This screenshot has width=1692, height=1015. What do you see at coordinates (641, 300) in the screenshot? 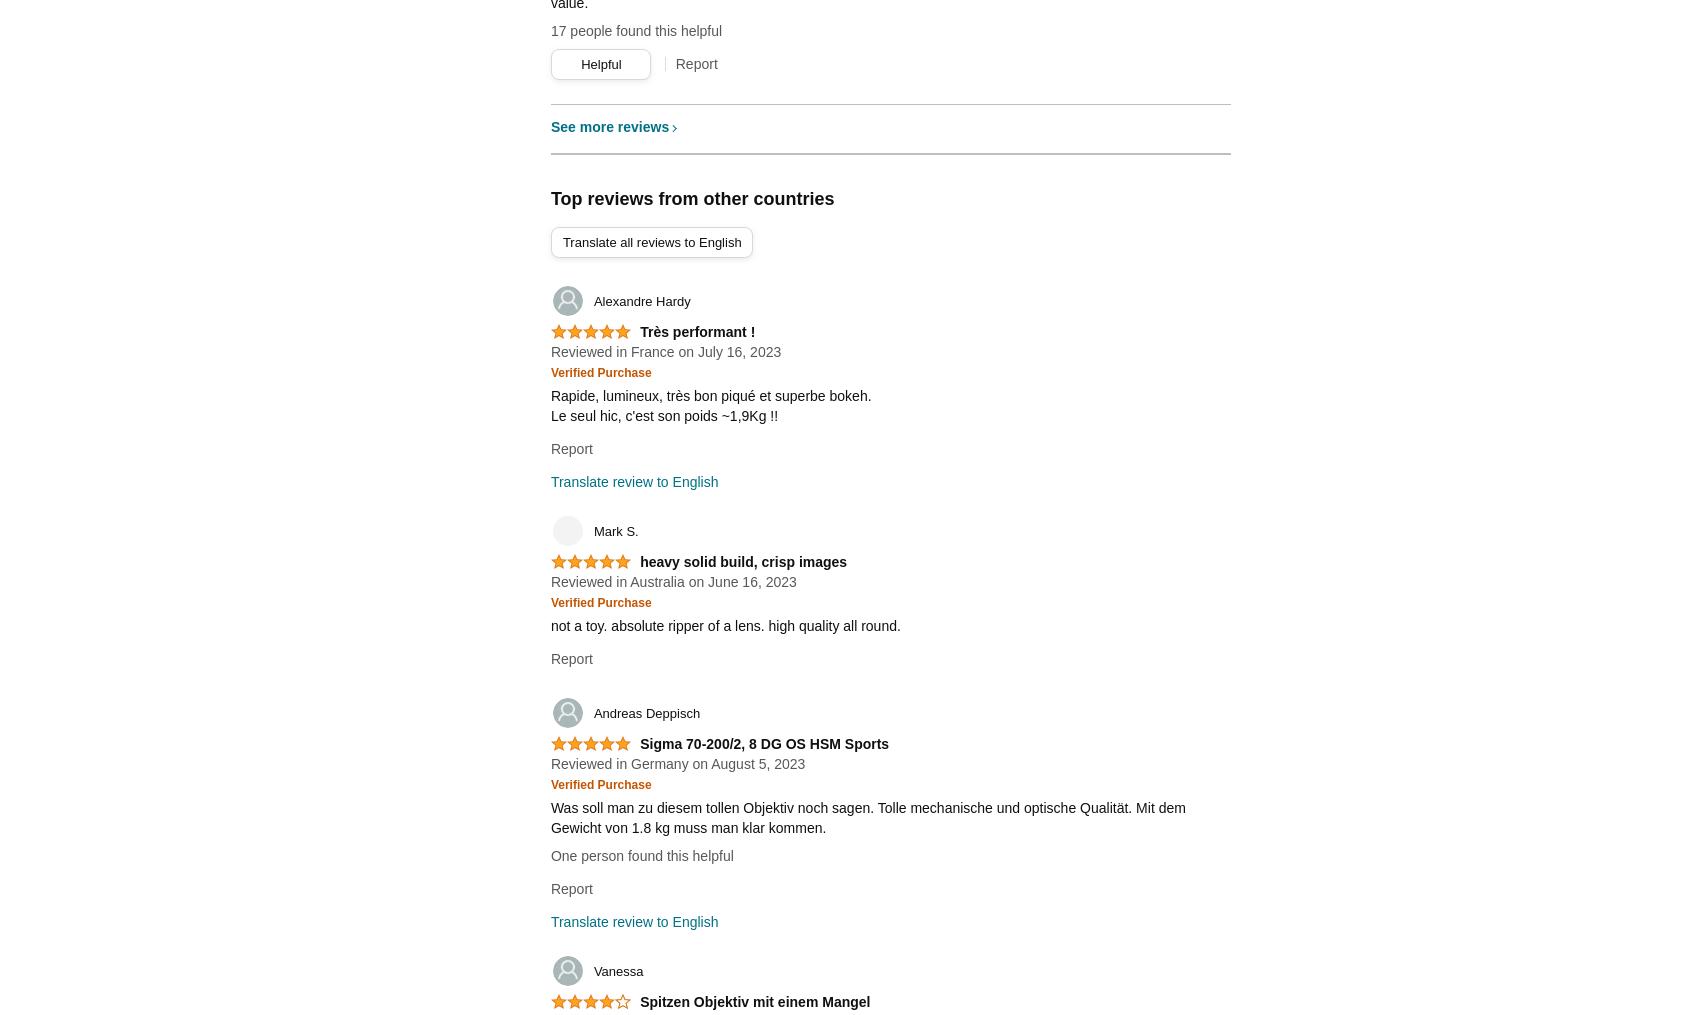
I see `'Alexandre Hardy'` at bounding box center [641, 300].